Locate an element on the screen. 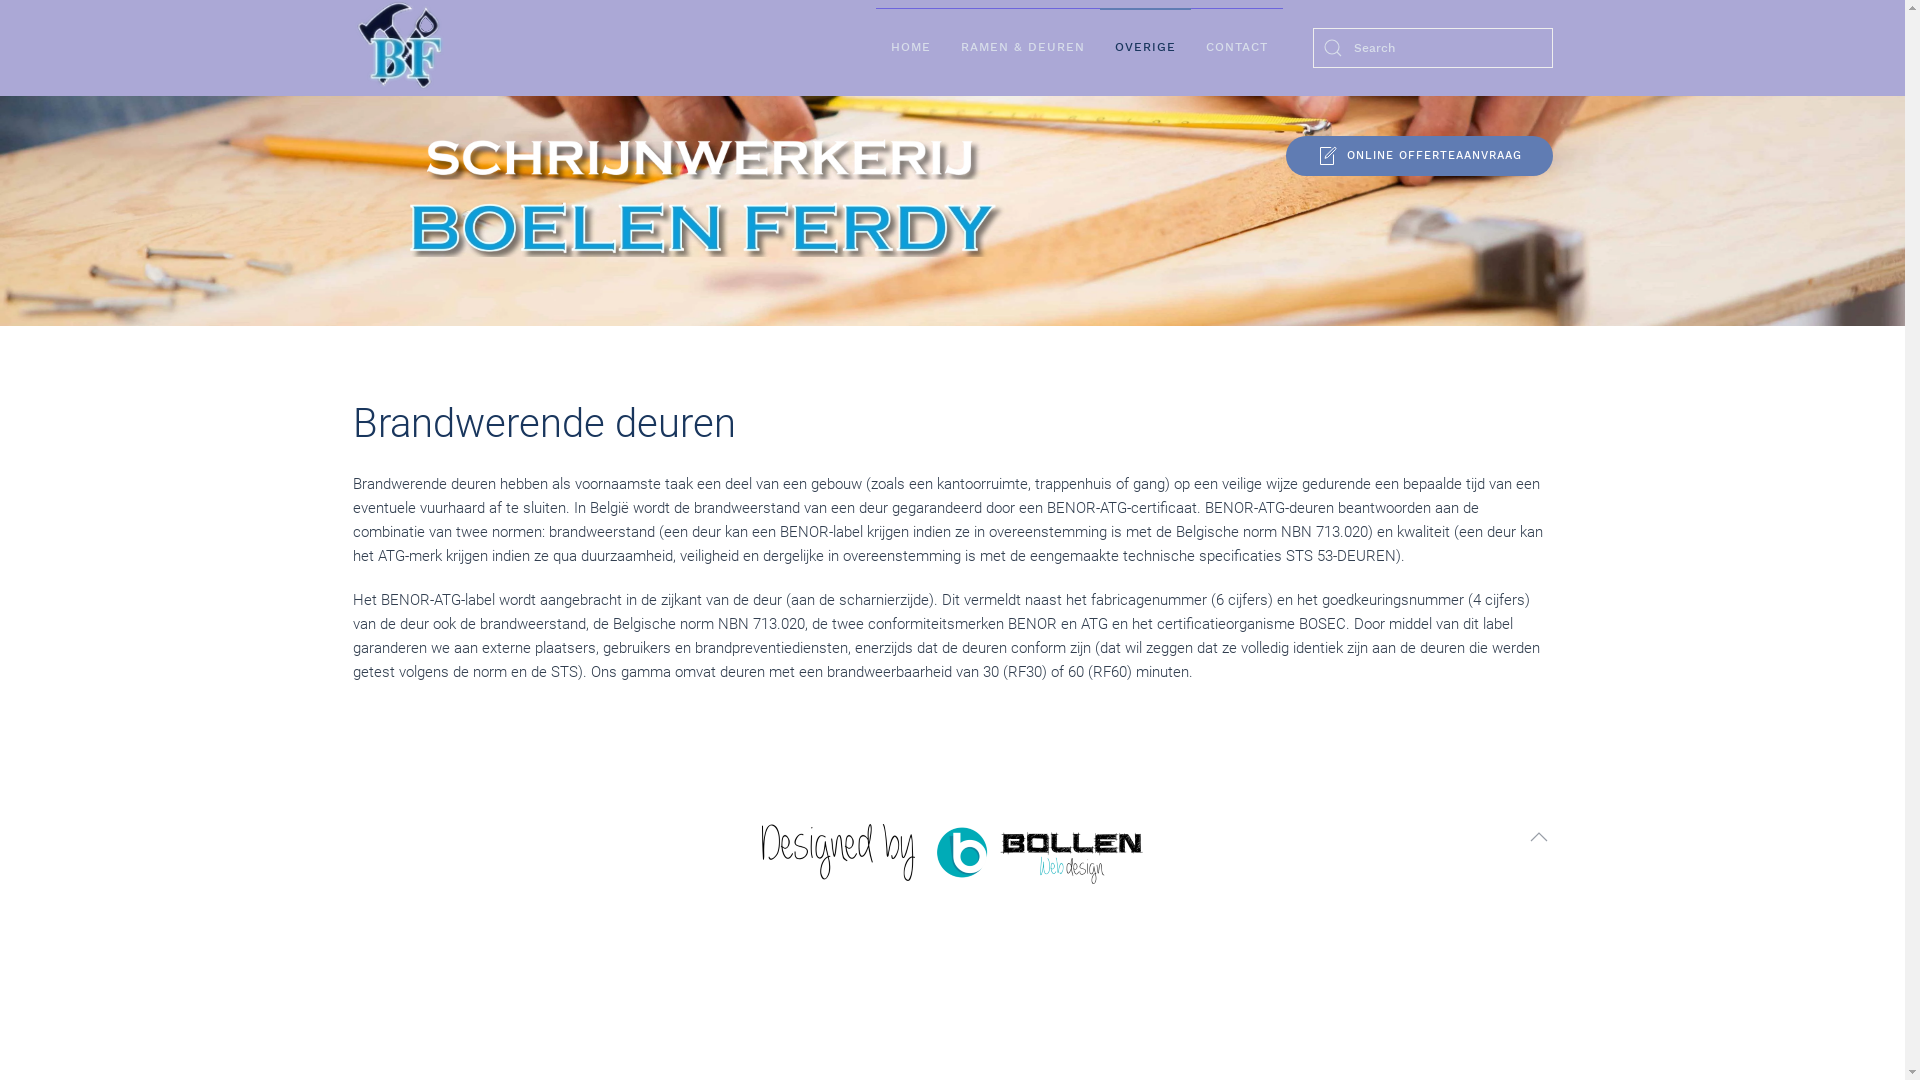 This screenshot has width=1920, height=1080. 'Terug naar boven' is located at coordinates (1536, 837).